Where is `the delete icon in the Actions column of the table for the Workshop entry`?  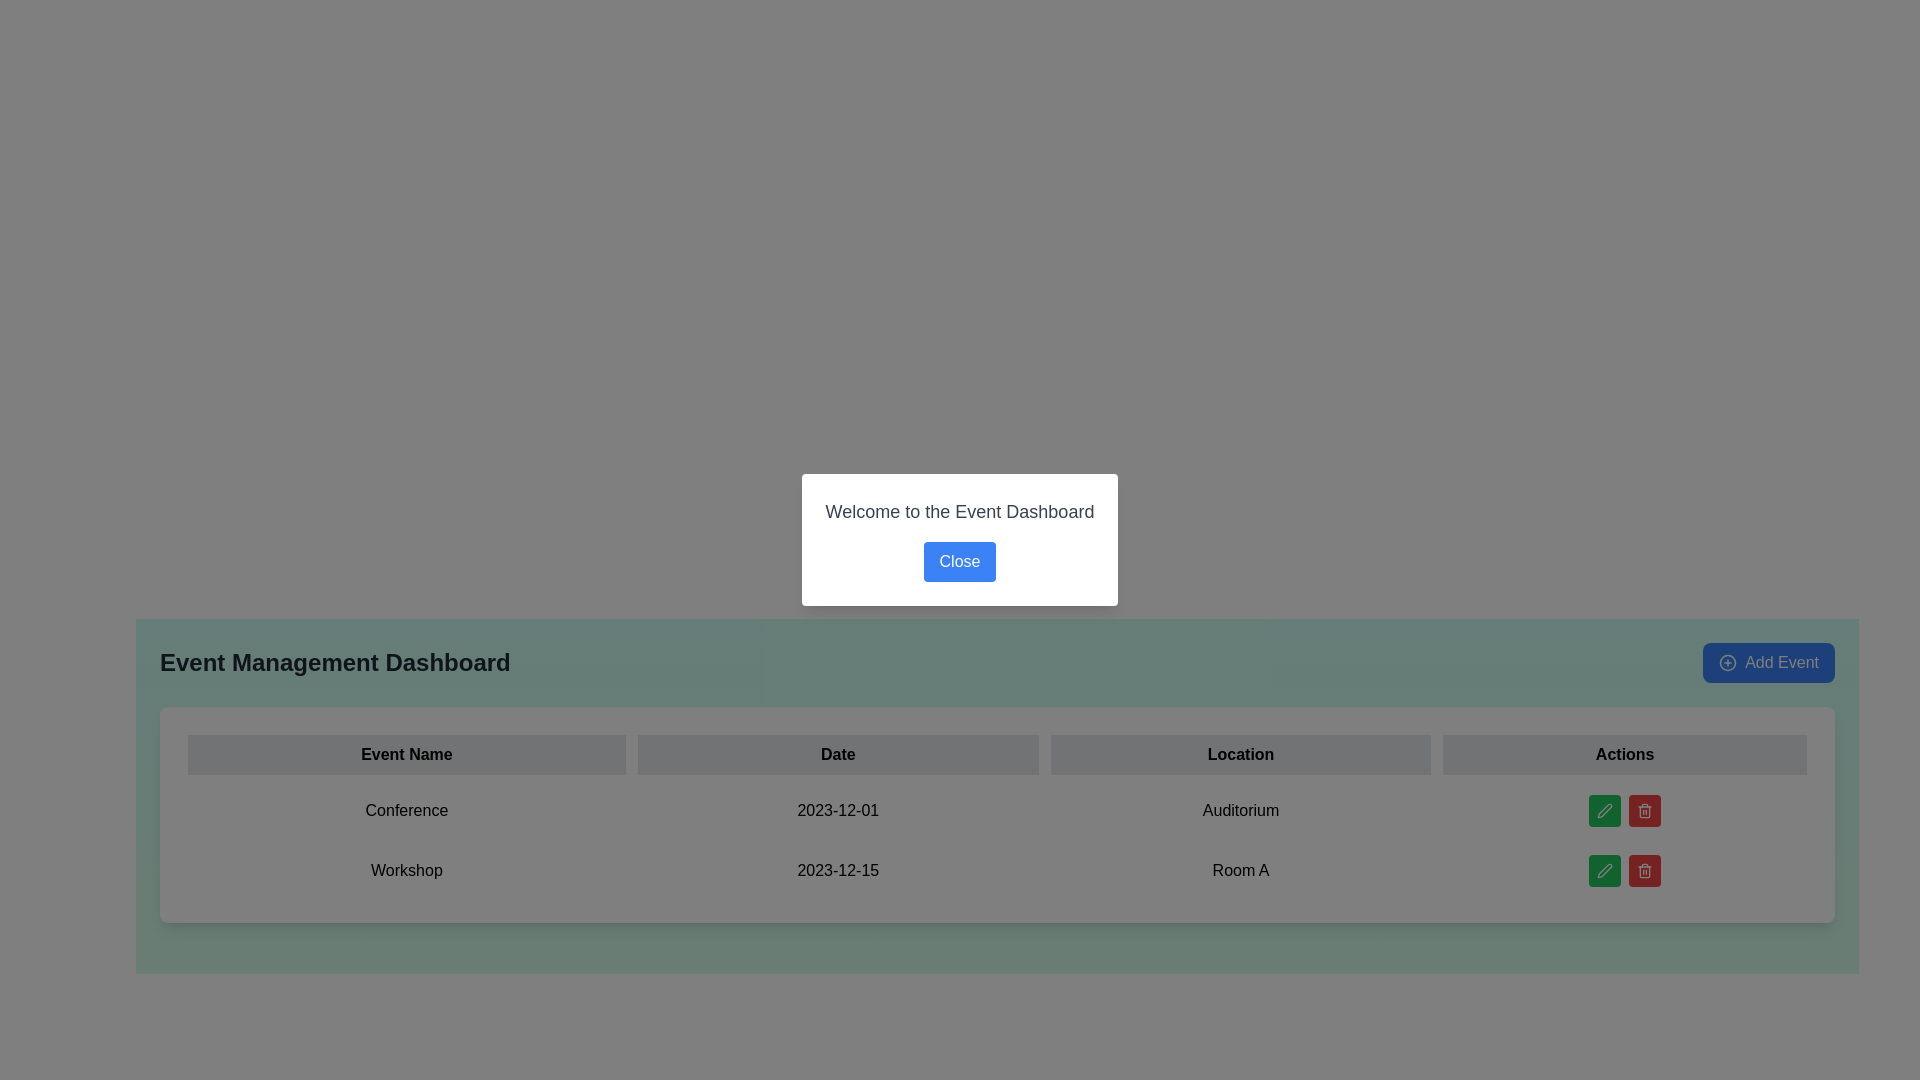 the delete icon in the Actions column of the table for the Workshop entry is located at coordinates (1645, 871).